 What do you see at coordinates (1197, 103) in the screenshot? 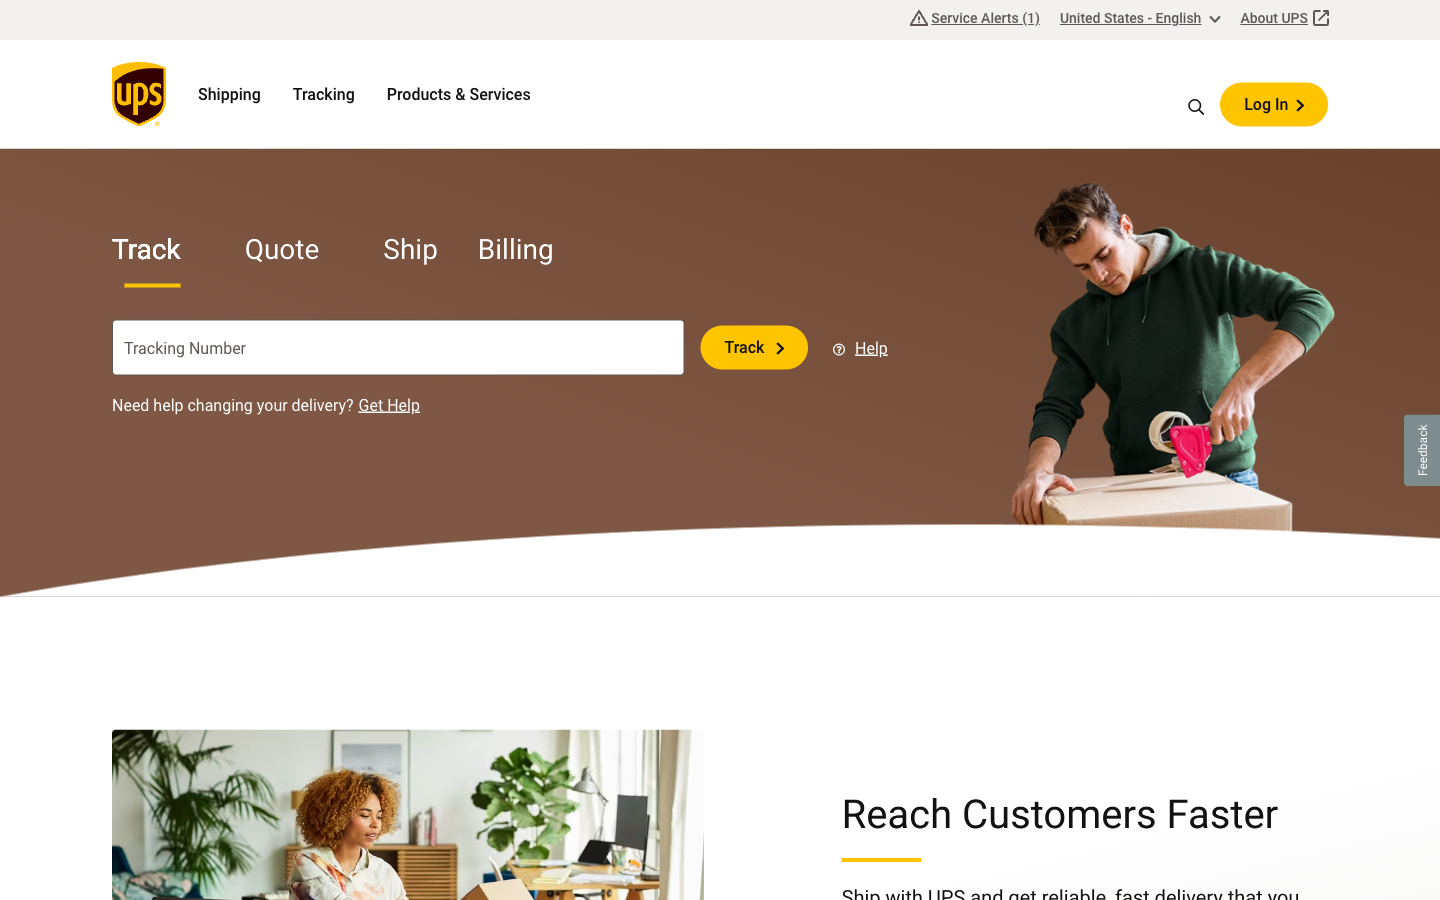
I see `Locate and select the top trending topic` at bounding box center [1197, 103].